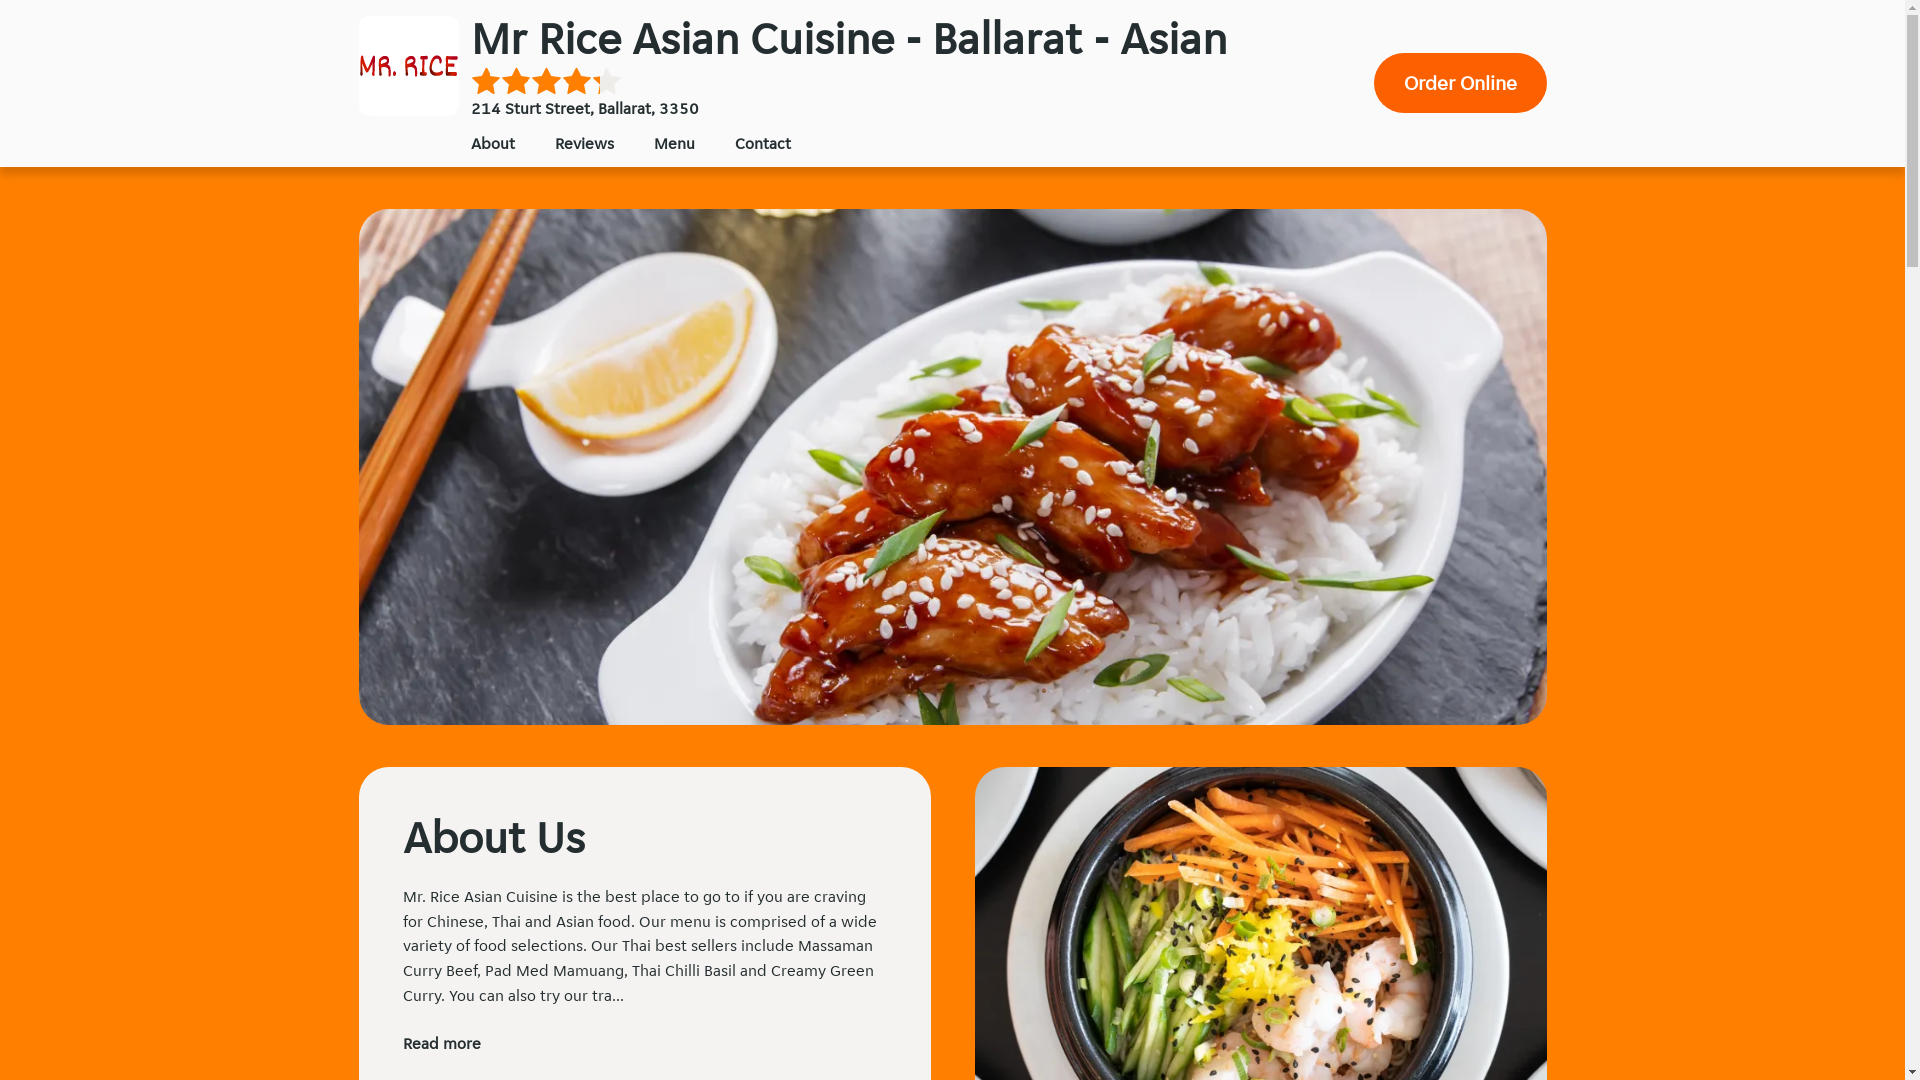 This screenshot has width=1920, height=1080. What do you see at coordinates (1460, 82) in the screenshot?
I see `'Order Online'` at bounding box center [1460, 82].